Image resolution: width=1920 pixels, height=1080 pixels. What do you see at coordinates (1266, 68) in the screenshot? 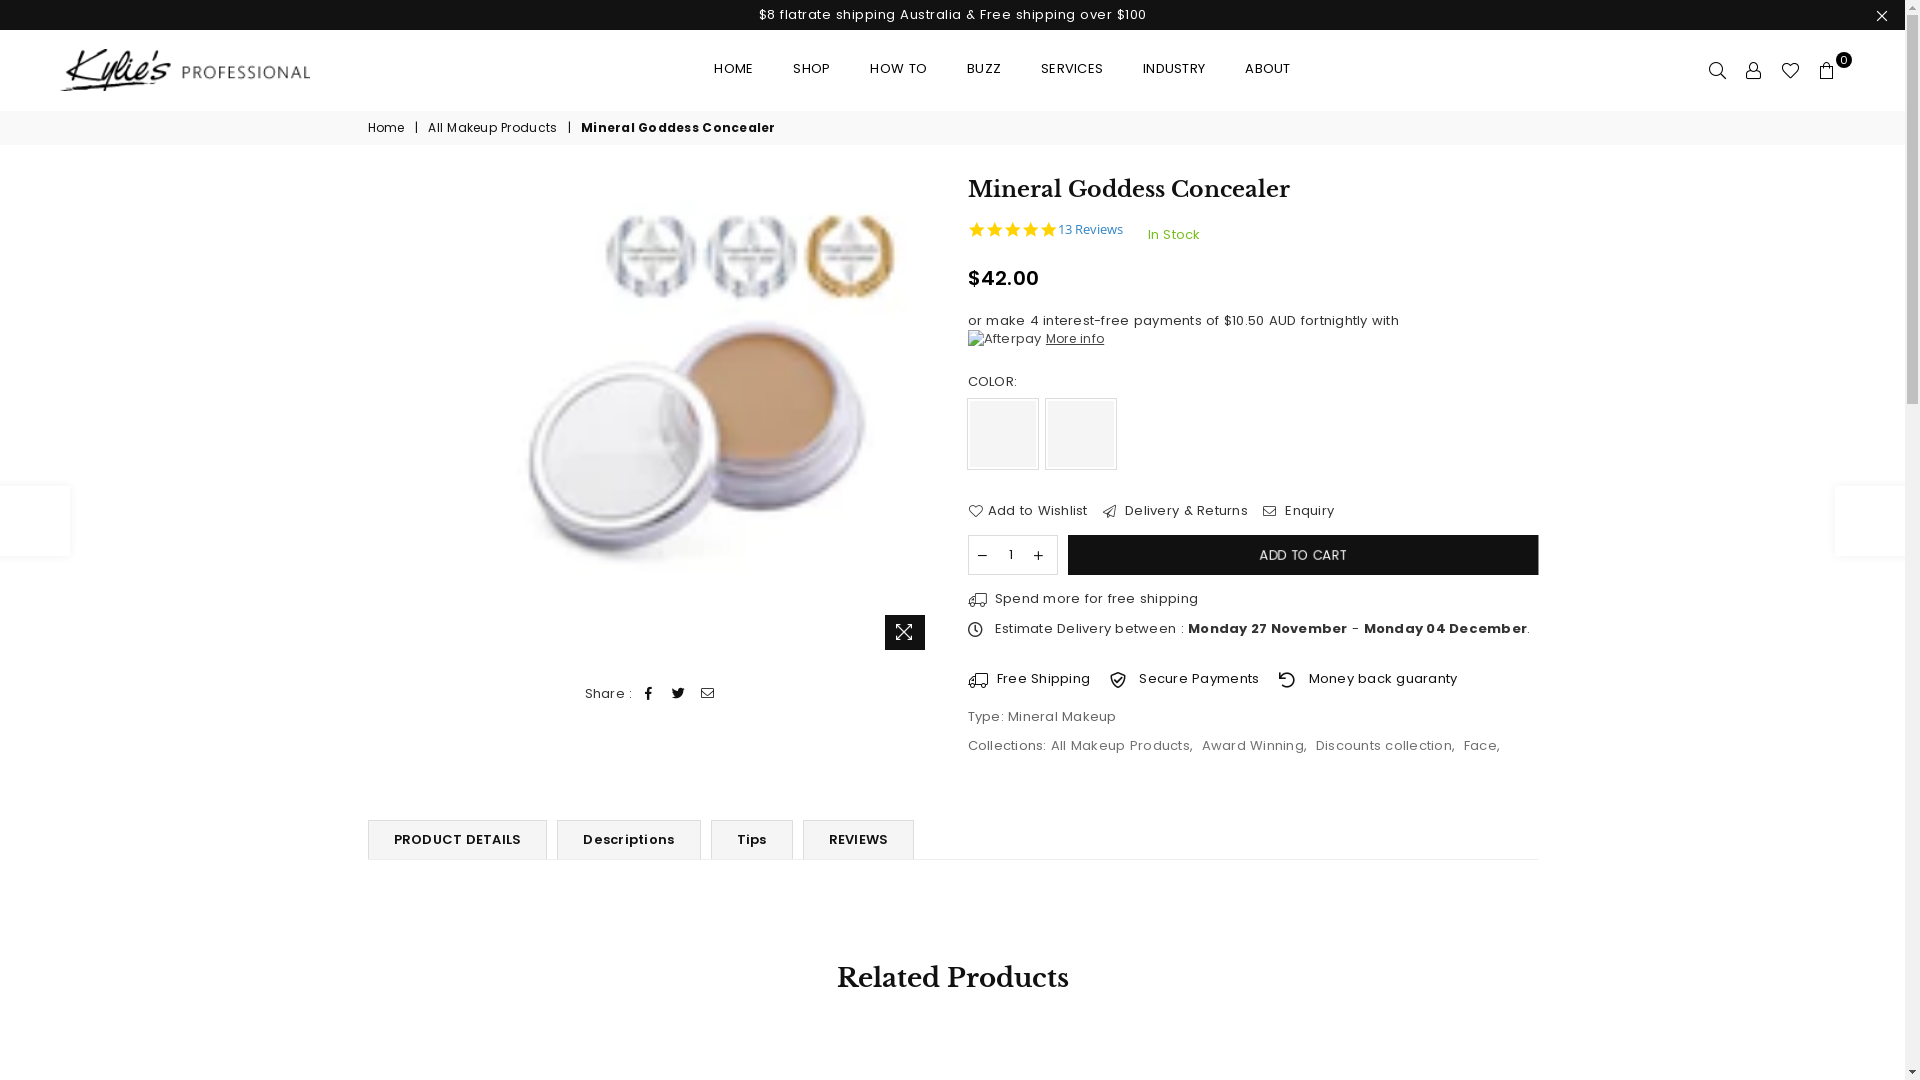
I see `'ABOUT'` at bounding box center [1266, 68].